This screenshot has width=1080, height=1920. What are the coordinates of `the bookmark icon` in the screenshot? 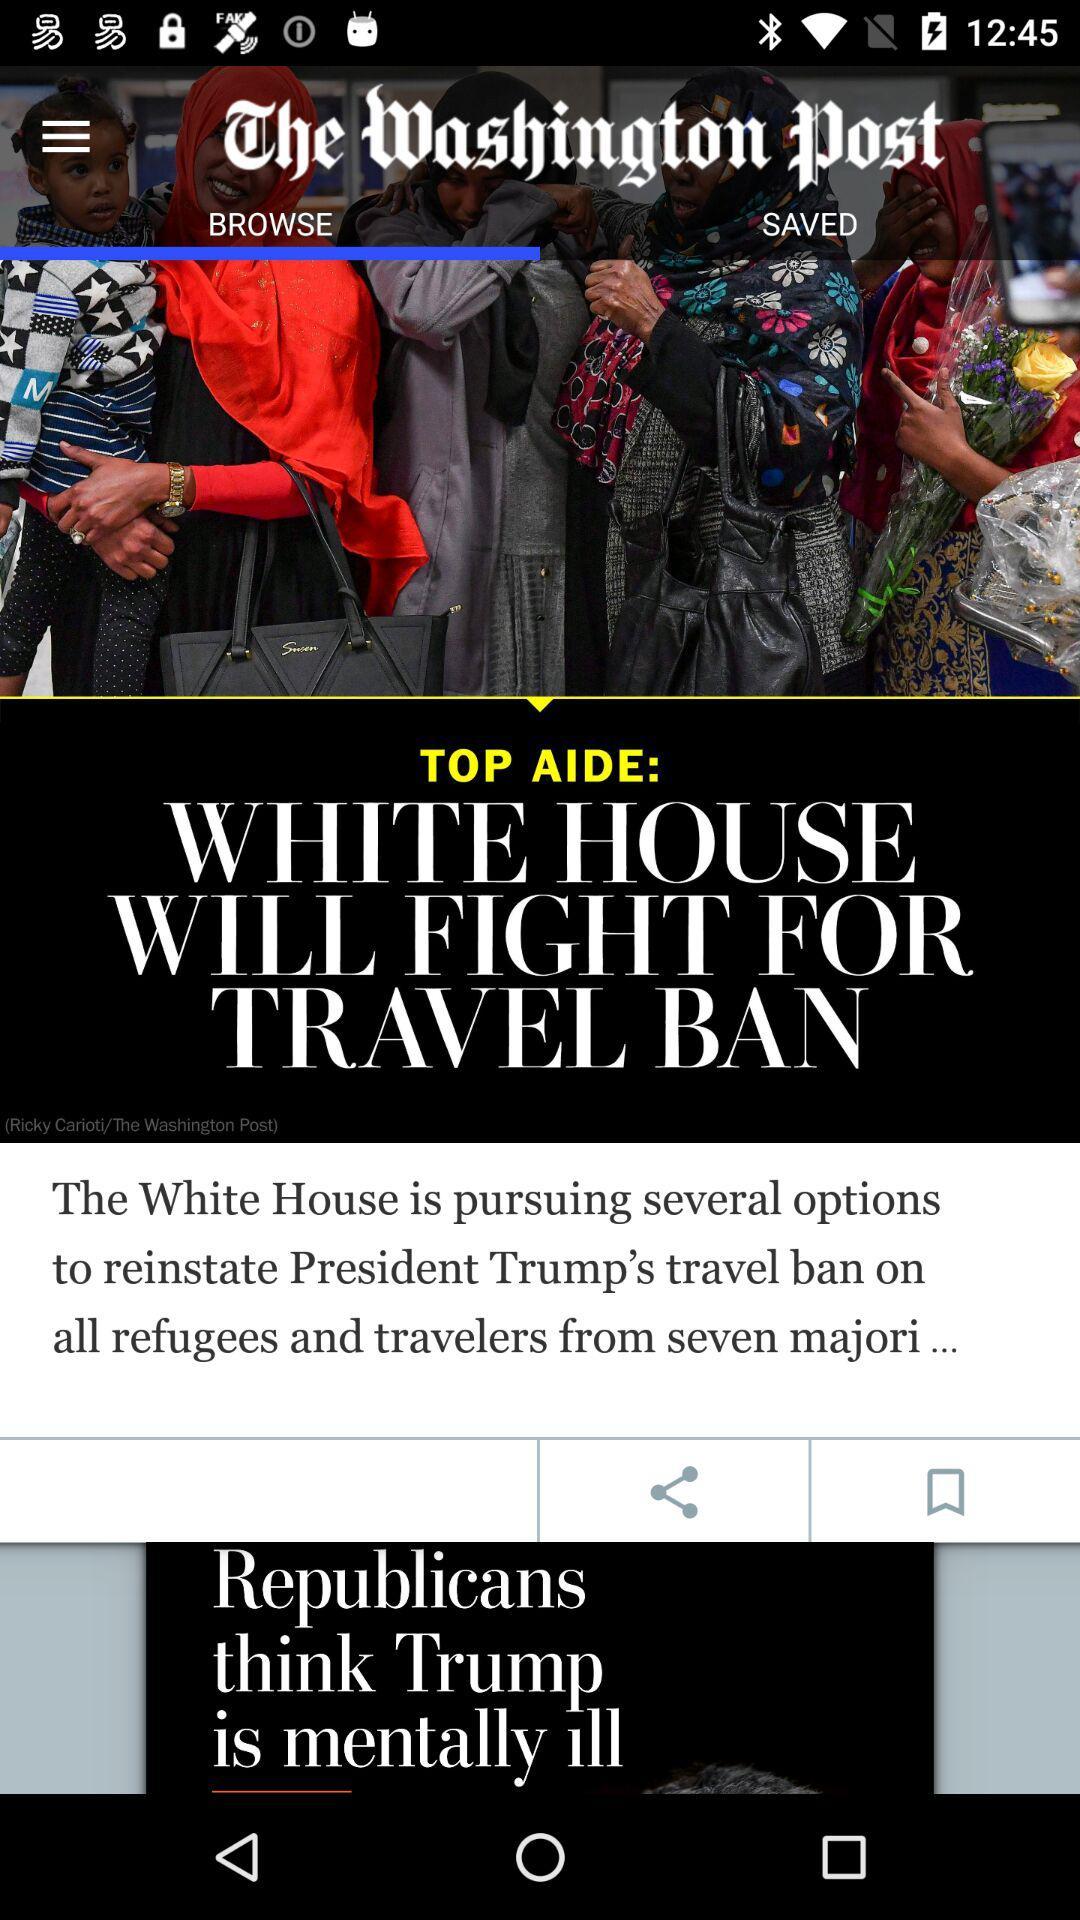 It's located at (945, 1492).